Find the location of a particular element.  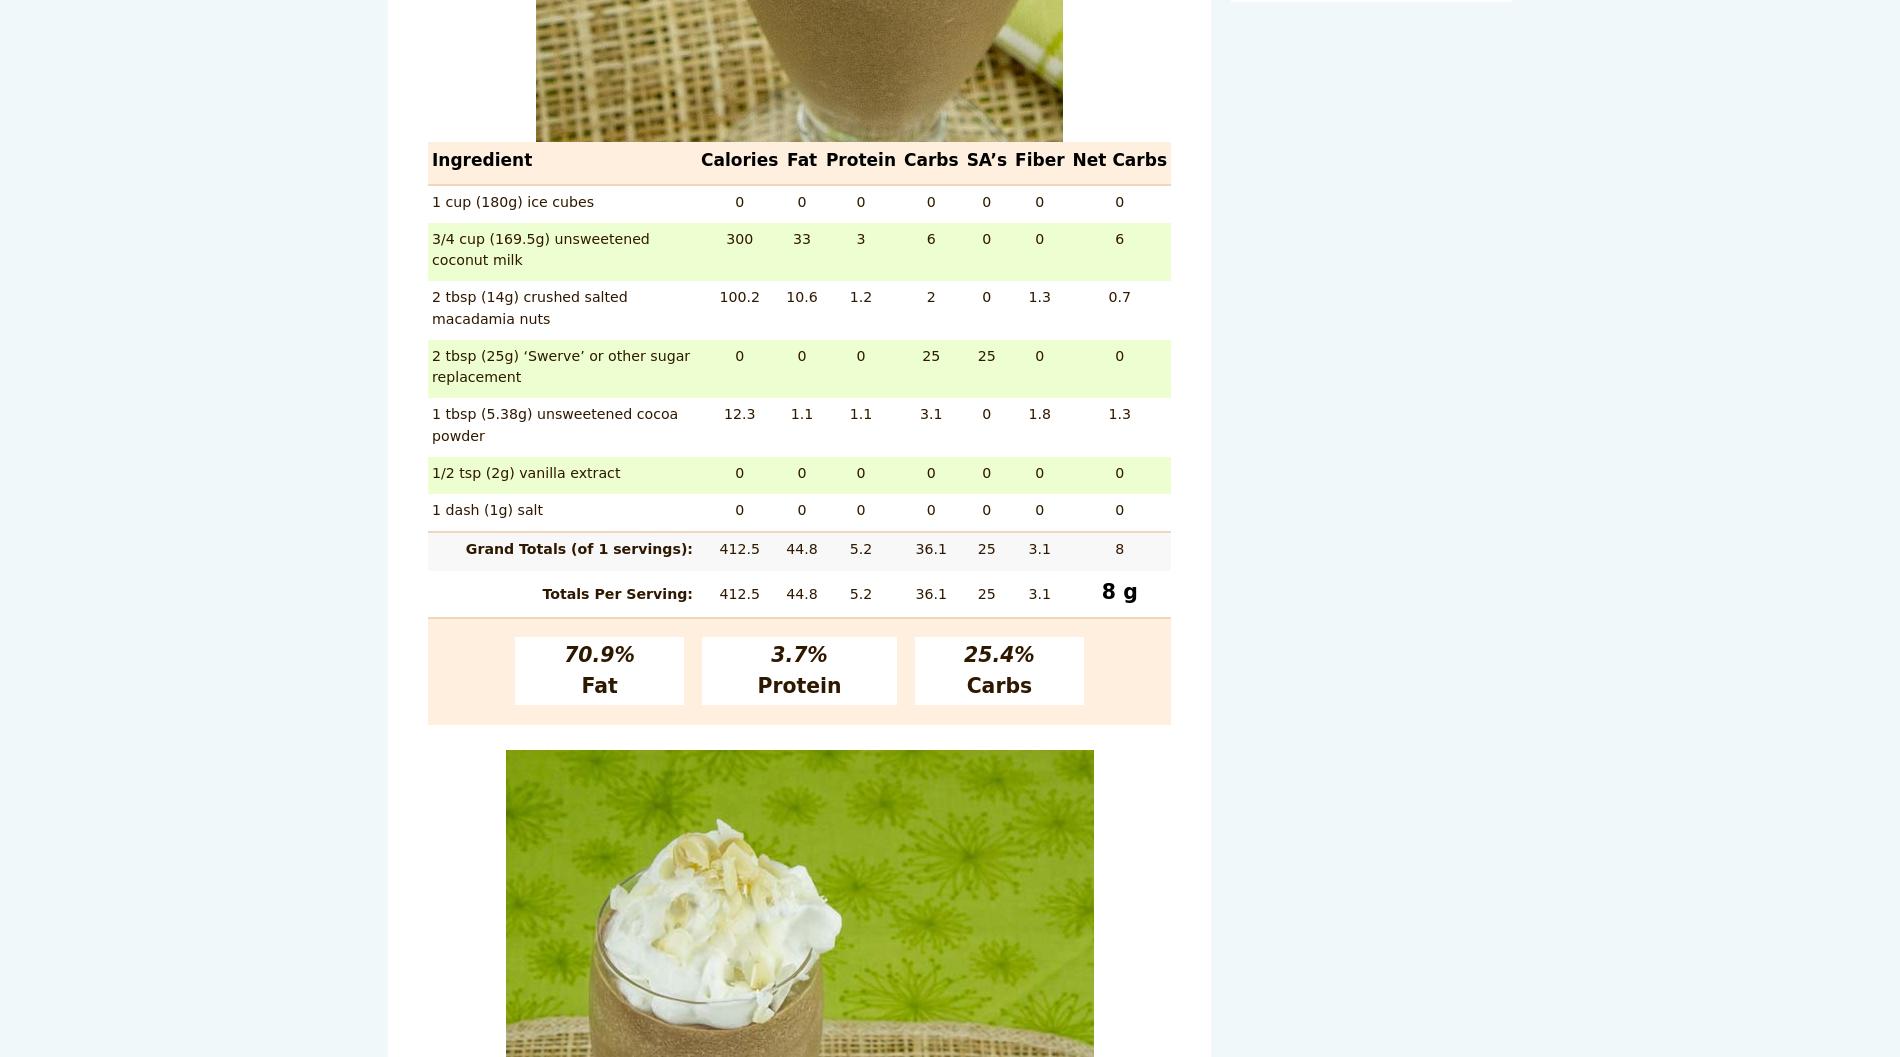

'1 tbsp (5.38g)  unsweetened cocoa powder' is located at coordinates (554, 423).